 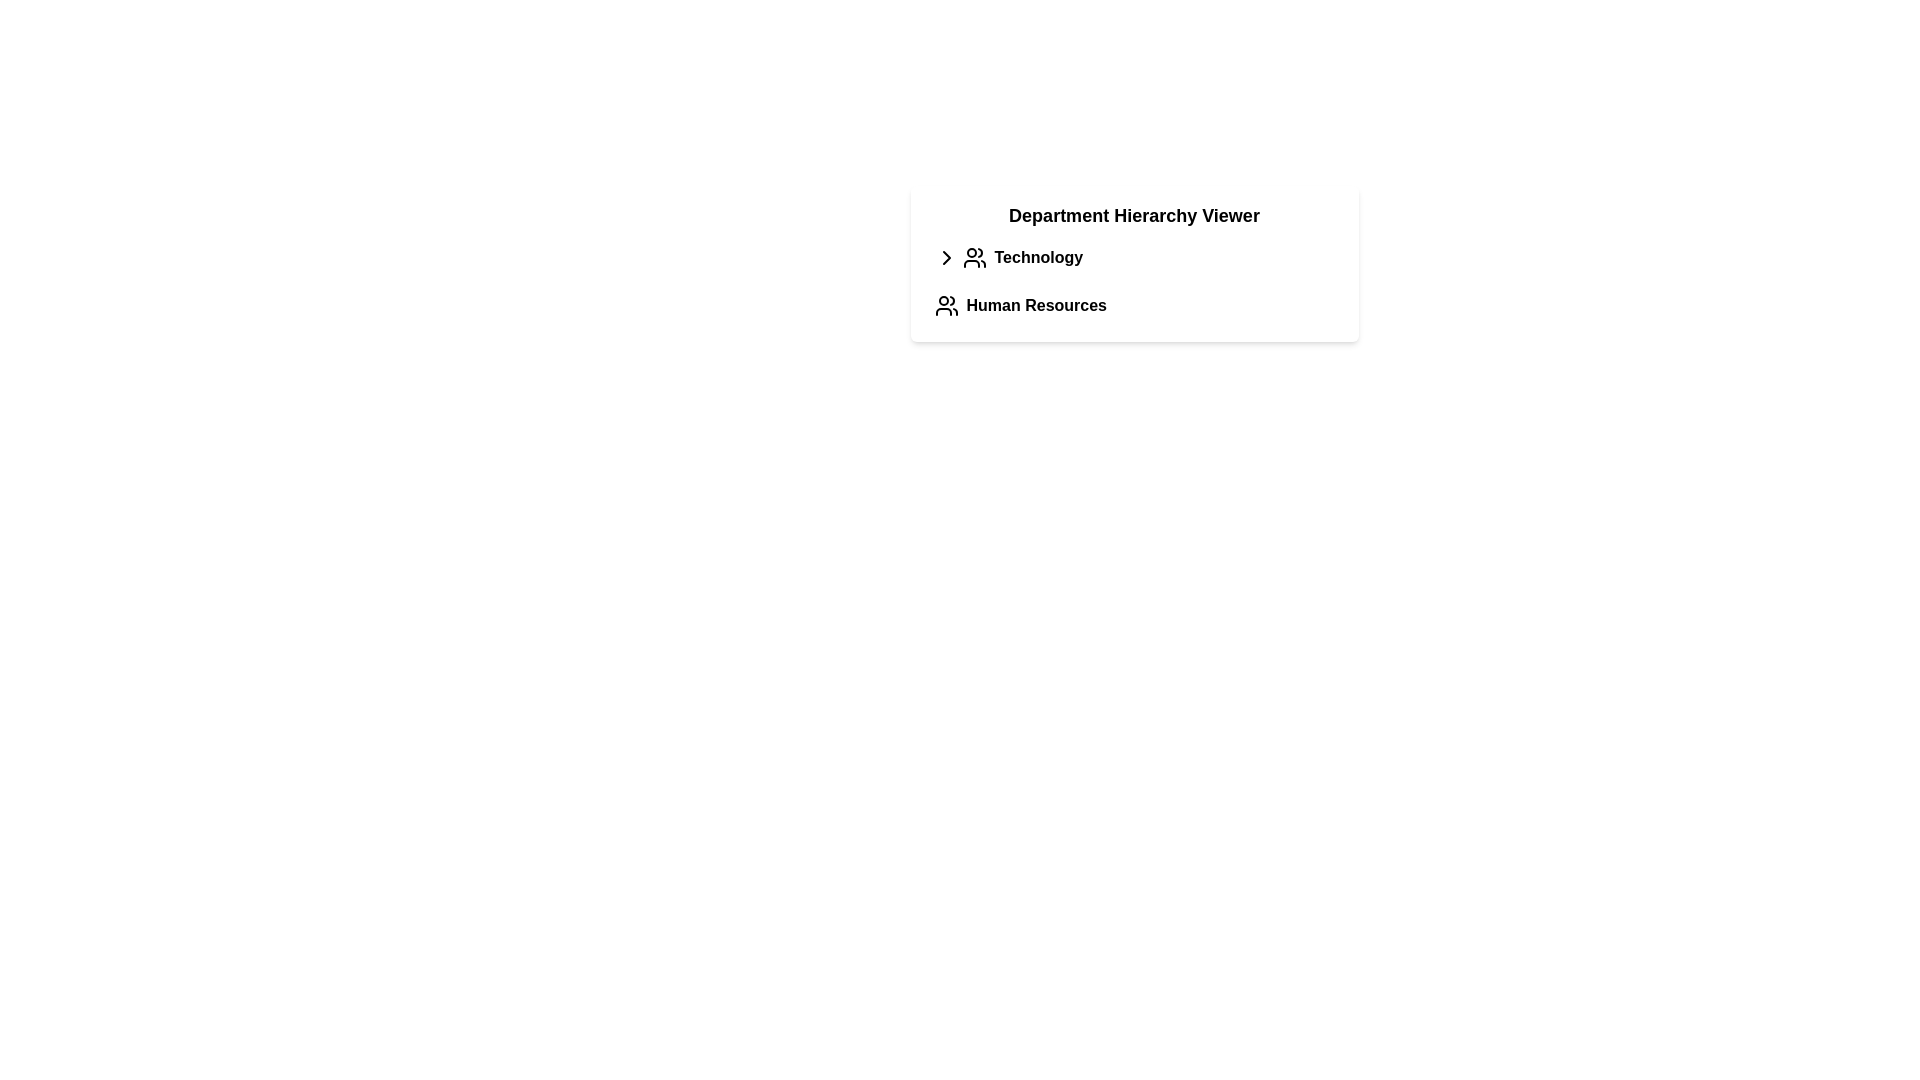 What do you see at coordinates (974, 257) in the screenshot?
I see `the group of people icon, which is located to the left of the 'Technology' text, as an indicator` at bounding box center [974, 257].